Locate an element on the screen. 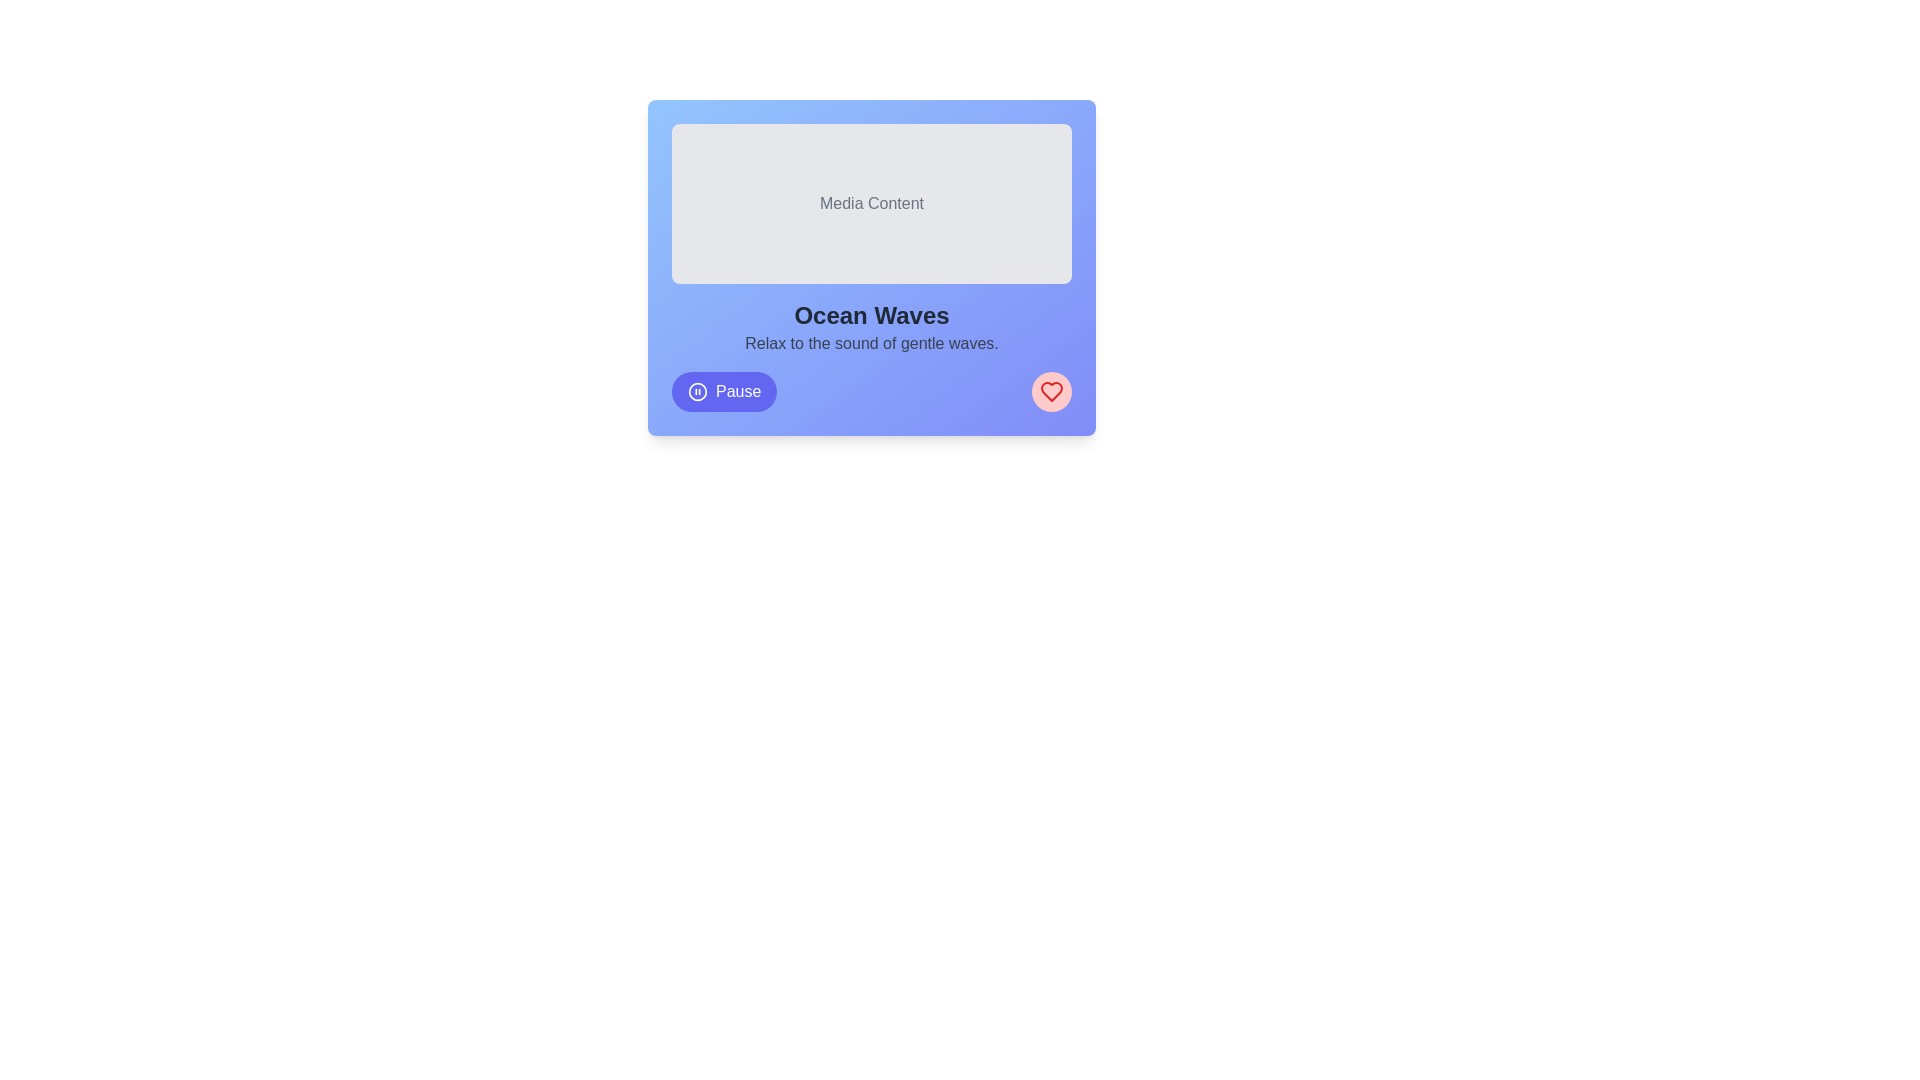  the pause button located at the lower left portion of the card titled 'Ocean Waves' is located at coordinates (723, 392).